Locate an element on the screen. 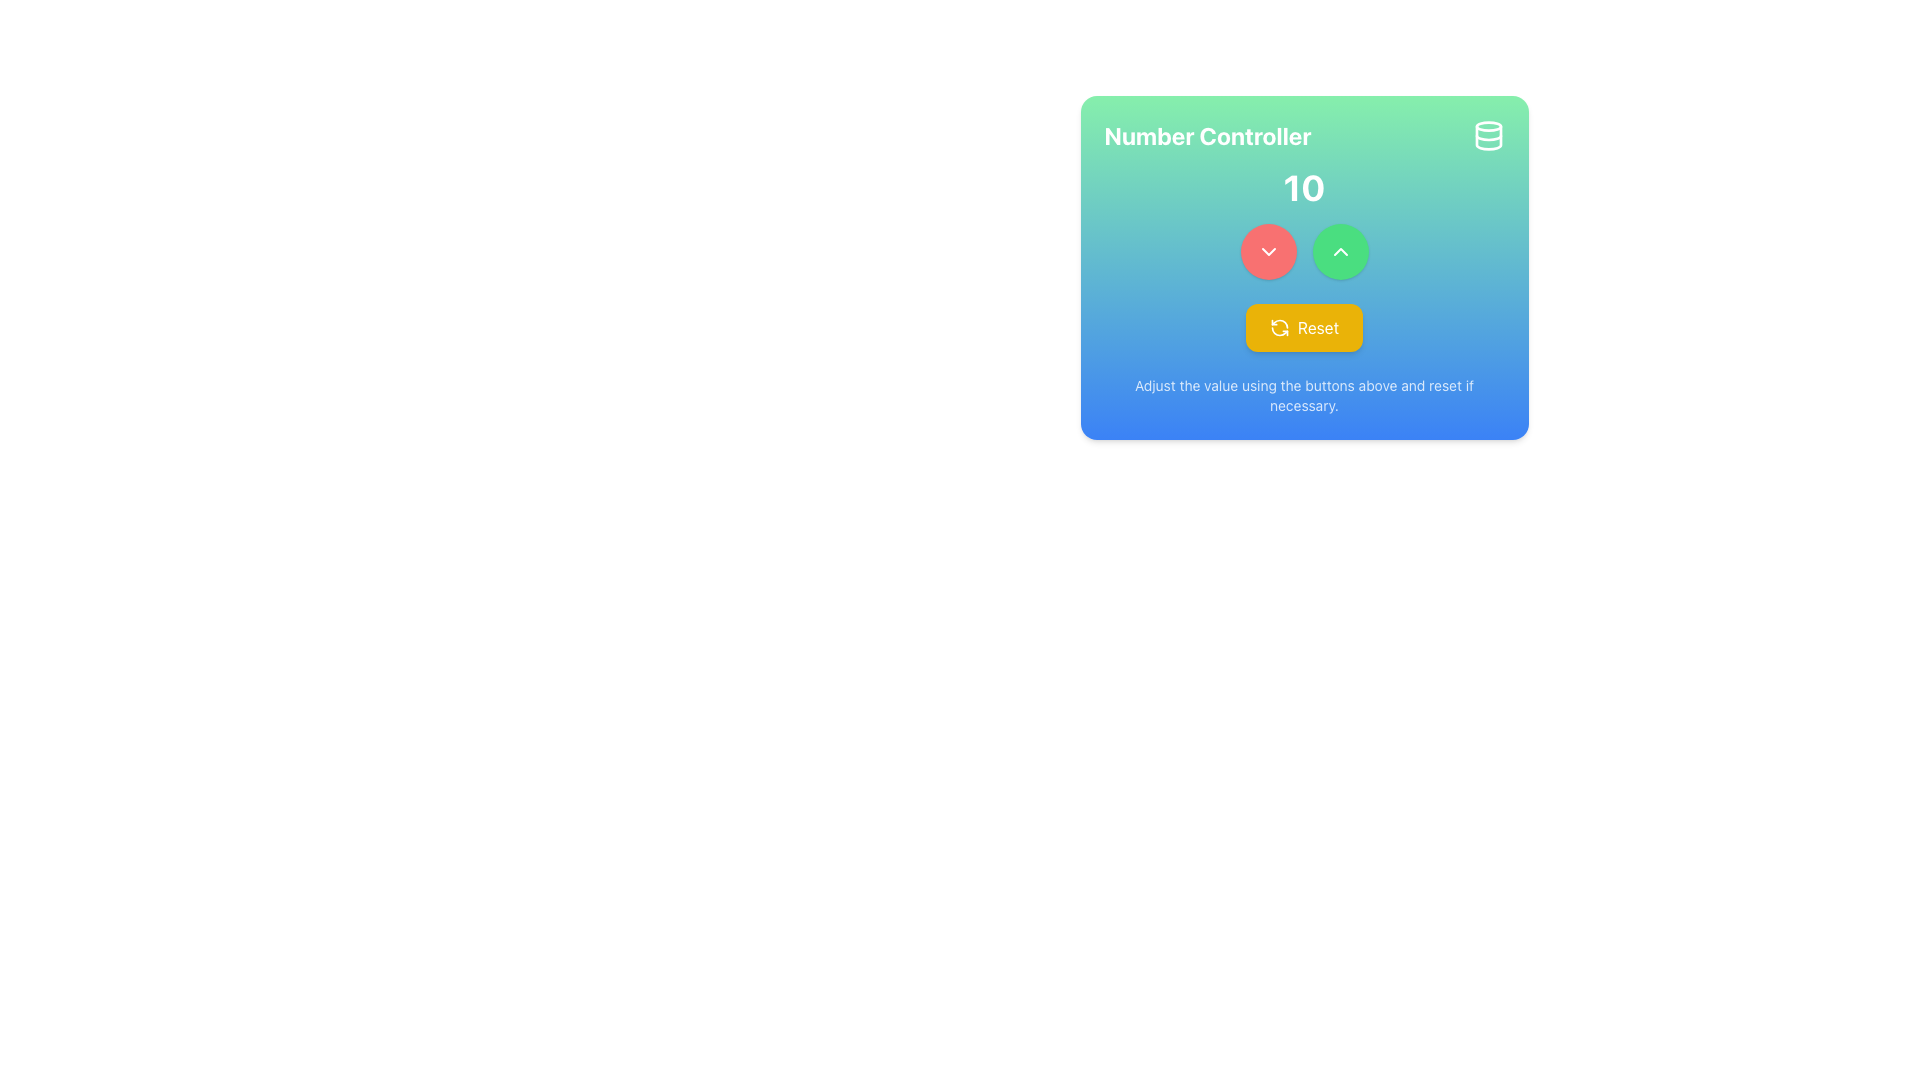 This screenshot has width=1920, height=1080. the button that decreases the displayed number, identified by its downward-pointing chevron icon, which is located on the left side of two similar buttons beneath the numeric value display ('10') is located at coordinates (1267, 250).